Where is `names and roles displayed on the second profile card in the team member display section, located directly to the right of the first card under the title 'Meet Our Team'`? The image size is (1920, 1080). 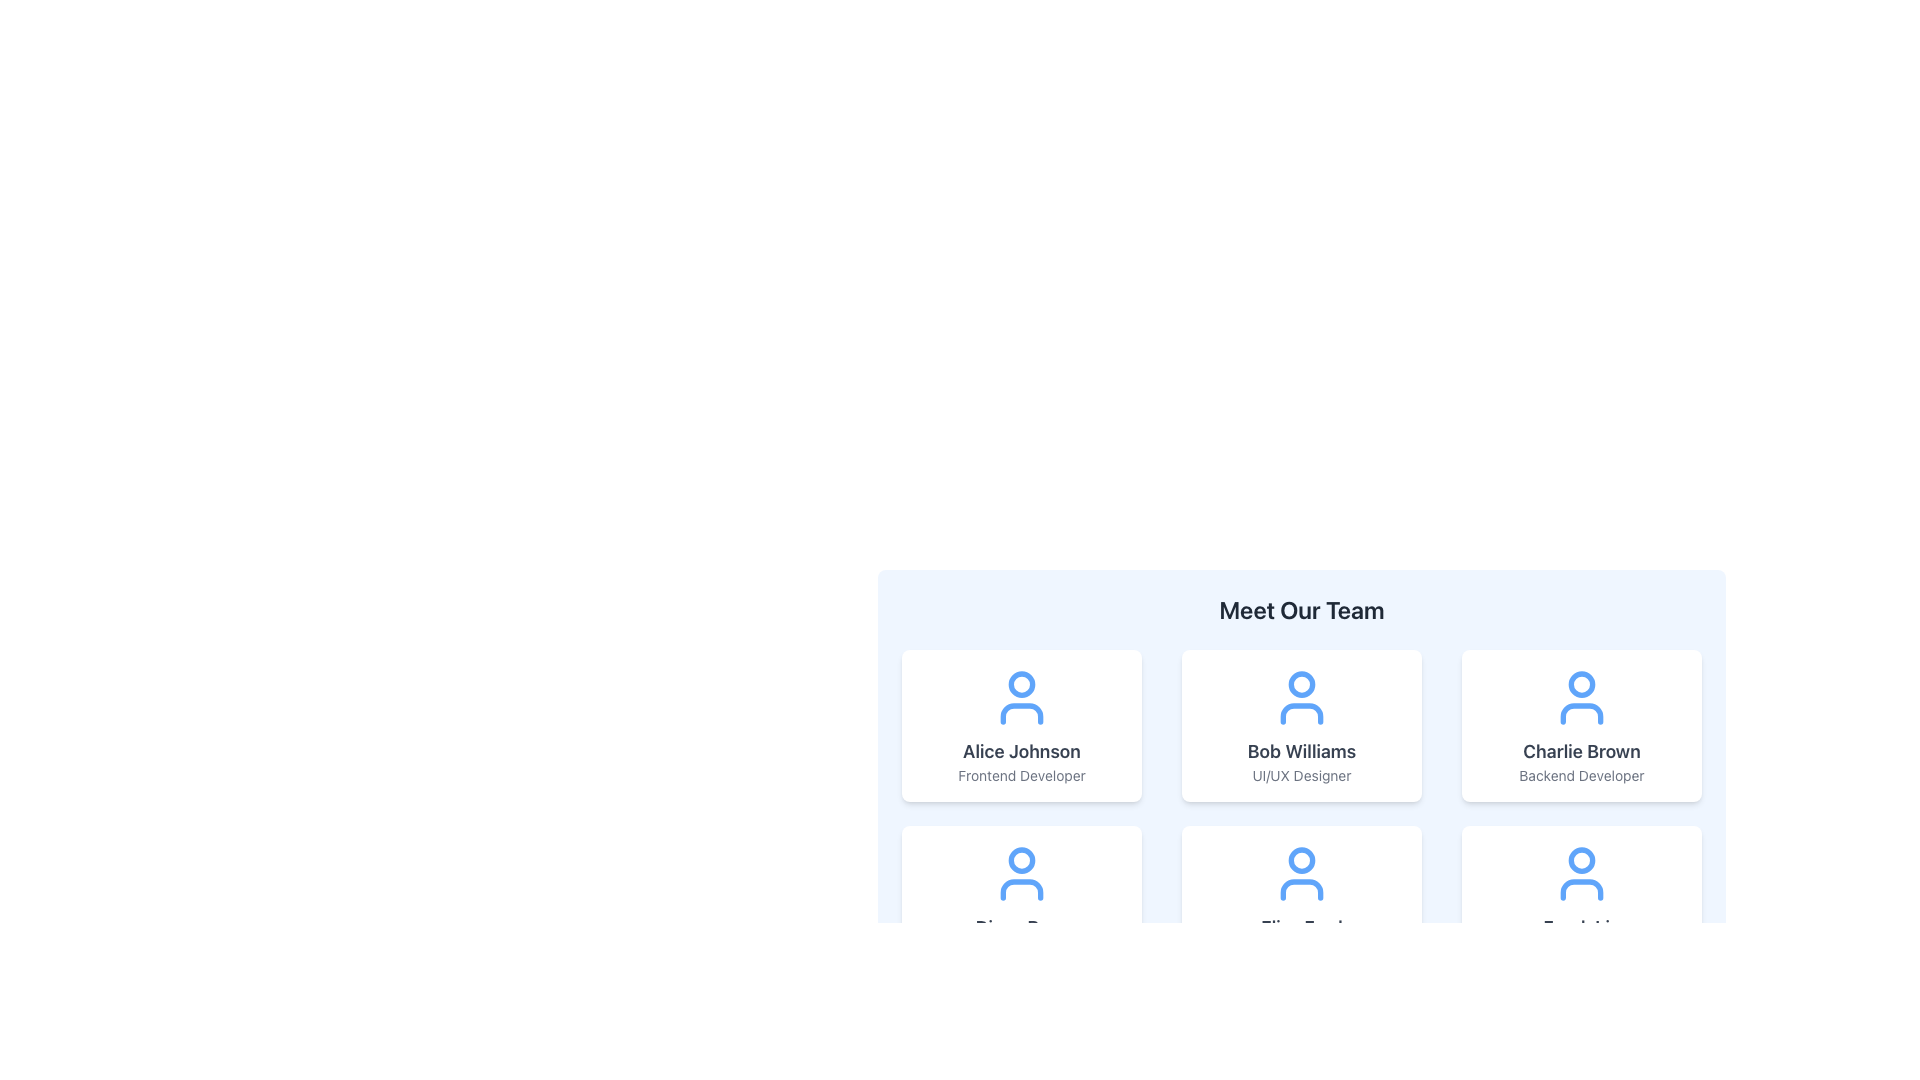
names and roles displayed on the second profile card in the team member display section, located directly to the right of the first card under the title 'Meet Our Team' is located at coordinates (1301, 813).